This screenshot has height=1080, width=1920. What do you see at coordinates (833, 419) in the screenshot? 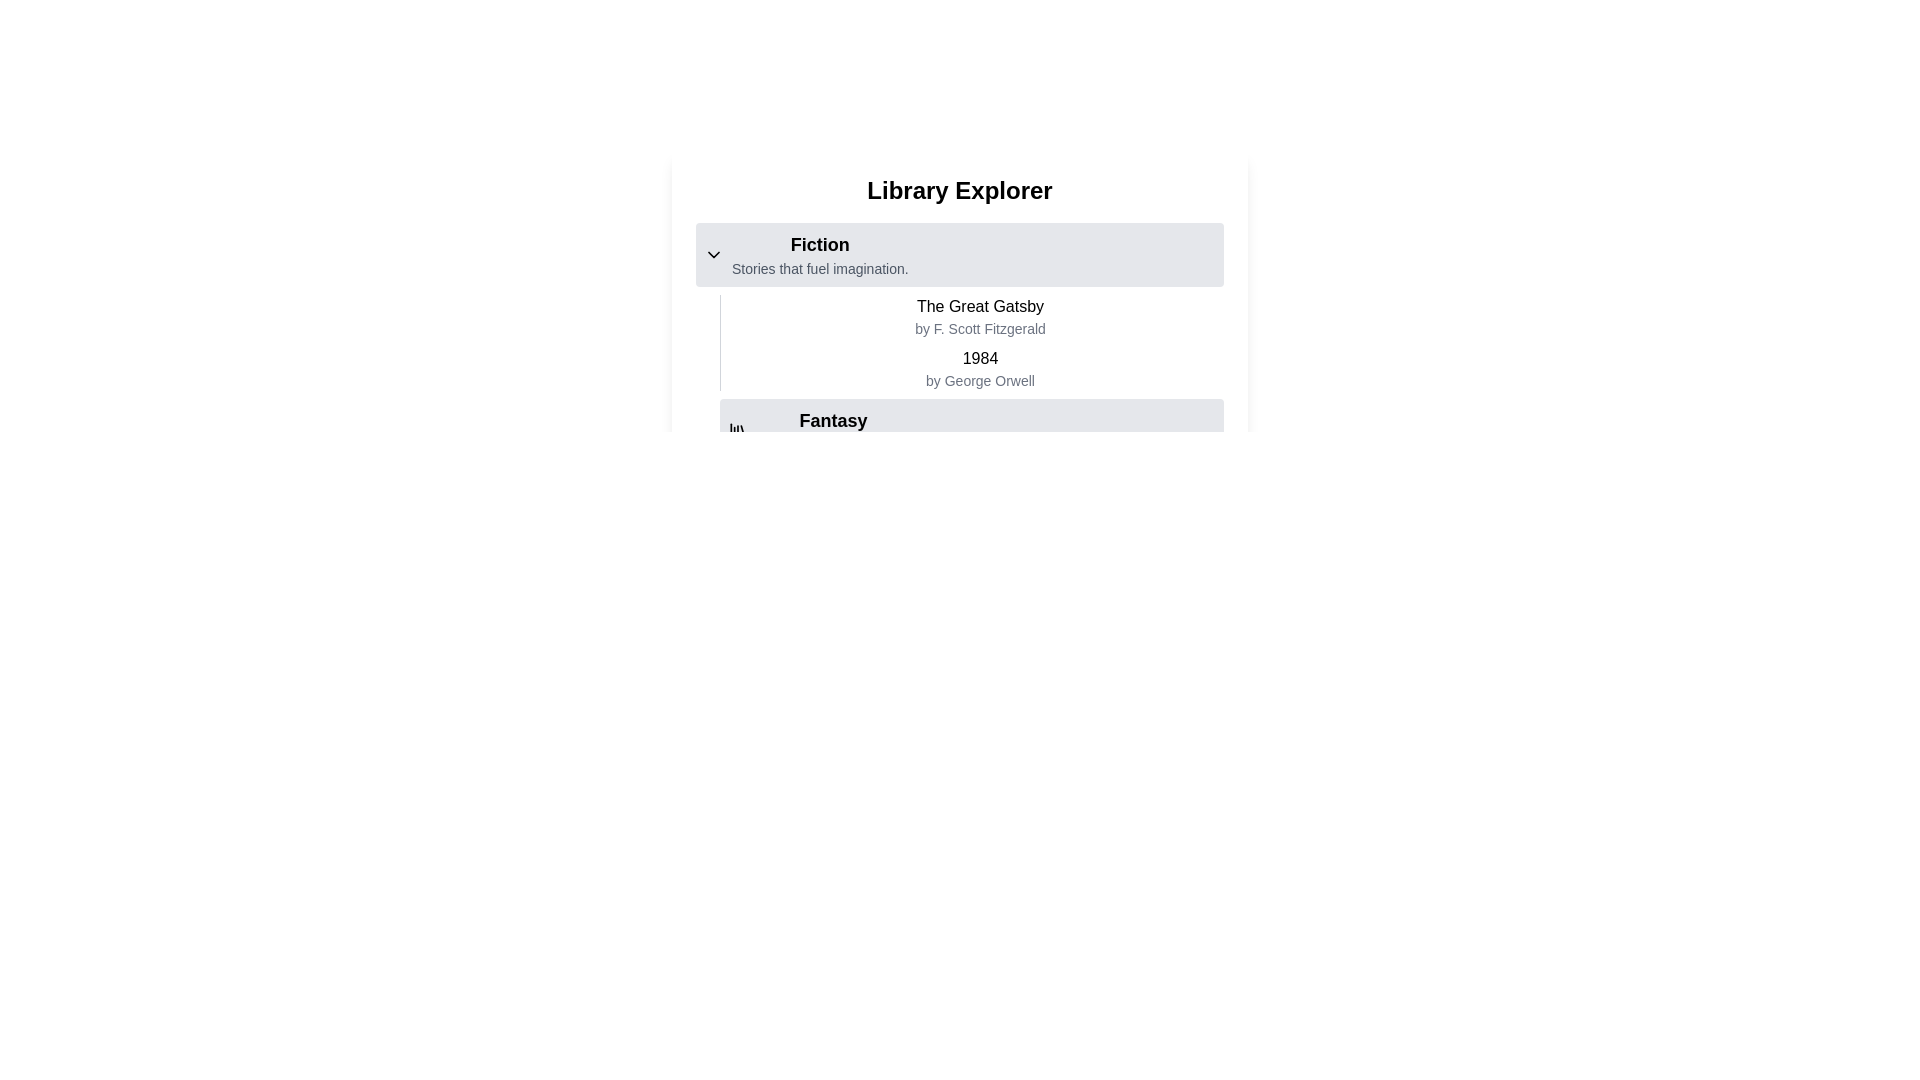
I see `text label indicating the category 'Fantasy' located in the main content area, centered horizontally, above the sub-text 'Dive into magical worlds.'` at bounding box center [833, 419].